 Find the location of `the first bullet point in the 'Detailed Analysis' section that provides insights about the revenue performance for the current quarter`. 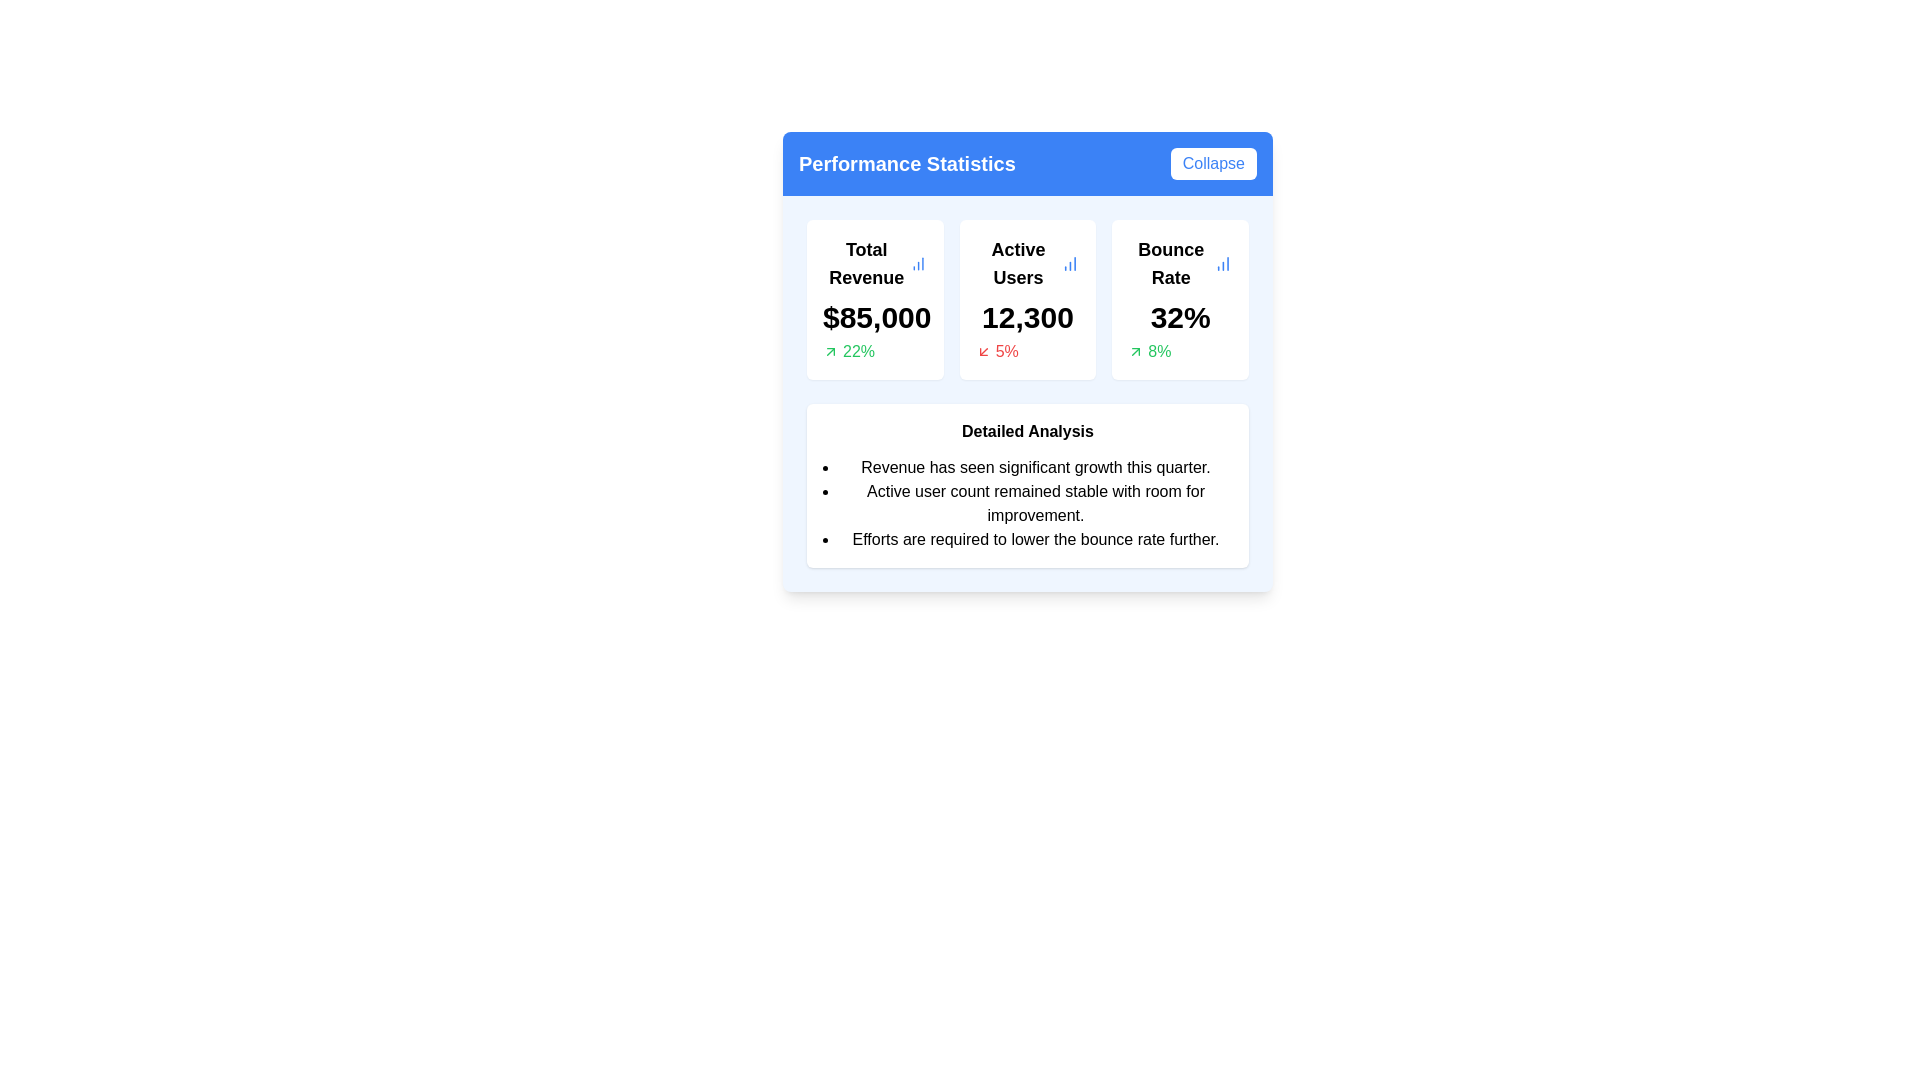

the first bullet point in the 'Detailed Analysis' section that provides insights about the revenue performance for the current quarter is located at coordinates (1036, 467).